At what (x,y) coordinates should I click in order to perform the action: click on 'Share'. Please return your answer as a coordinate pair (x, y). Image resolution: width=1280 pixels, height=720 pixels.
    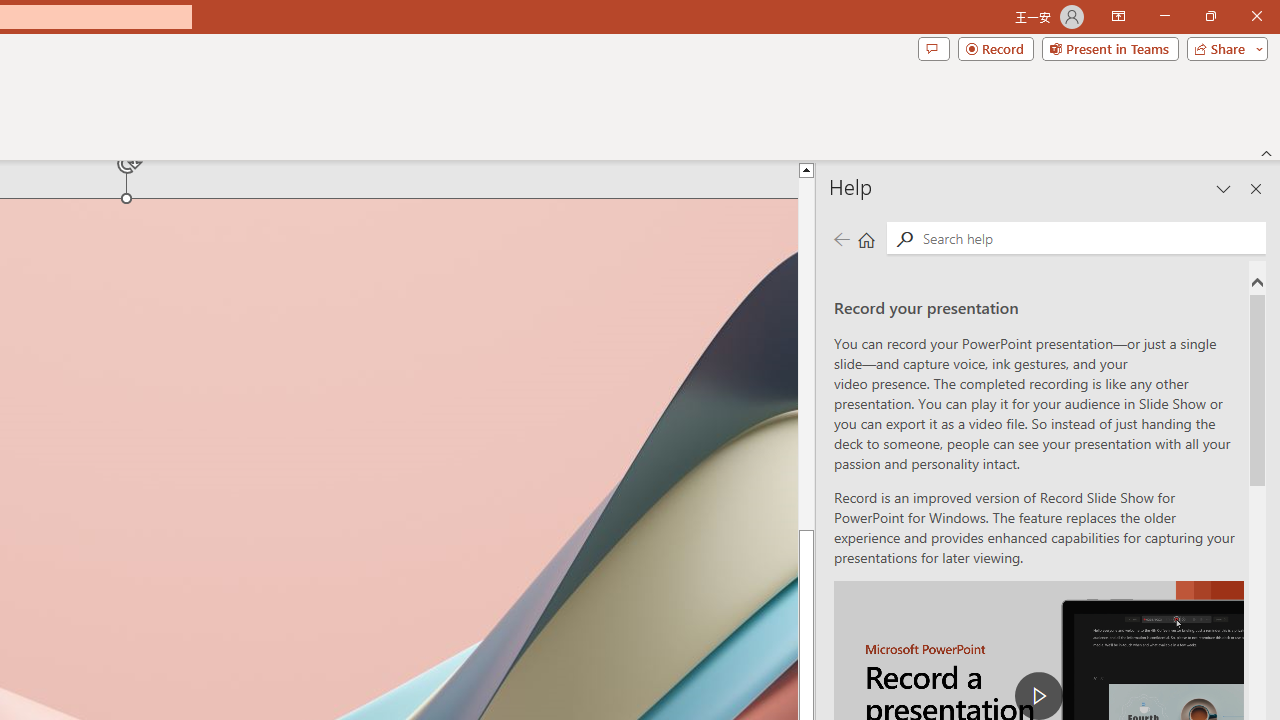
    Looking at the image, I should click on (1222, 47).